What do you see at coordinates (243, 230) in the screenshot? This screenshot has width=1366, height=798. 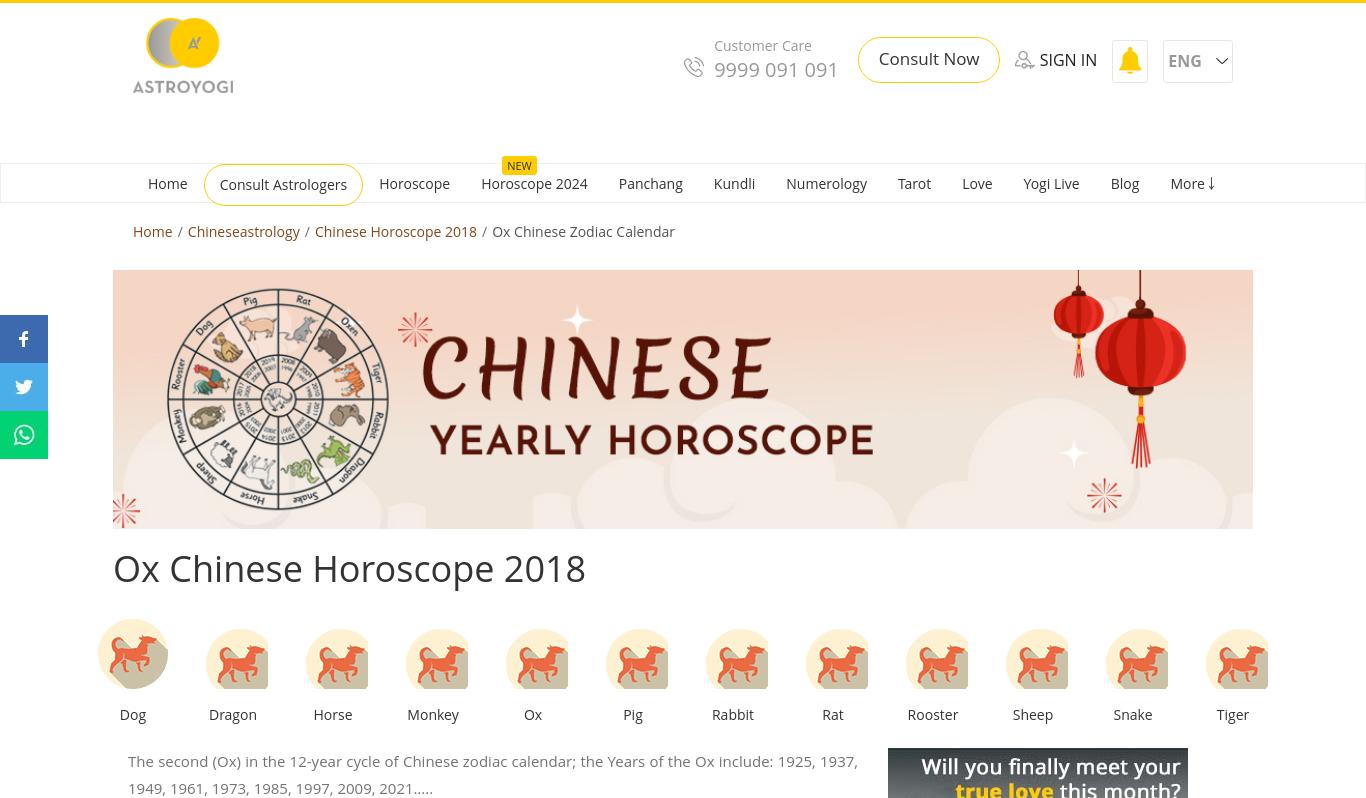 I see `'Chineseastrology'` at bounding box center [243, 230].